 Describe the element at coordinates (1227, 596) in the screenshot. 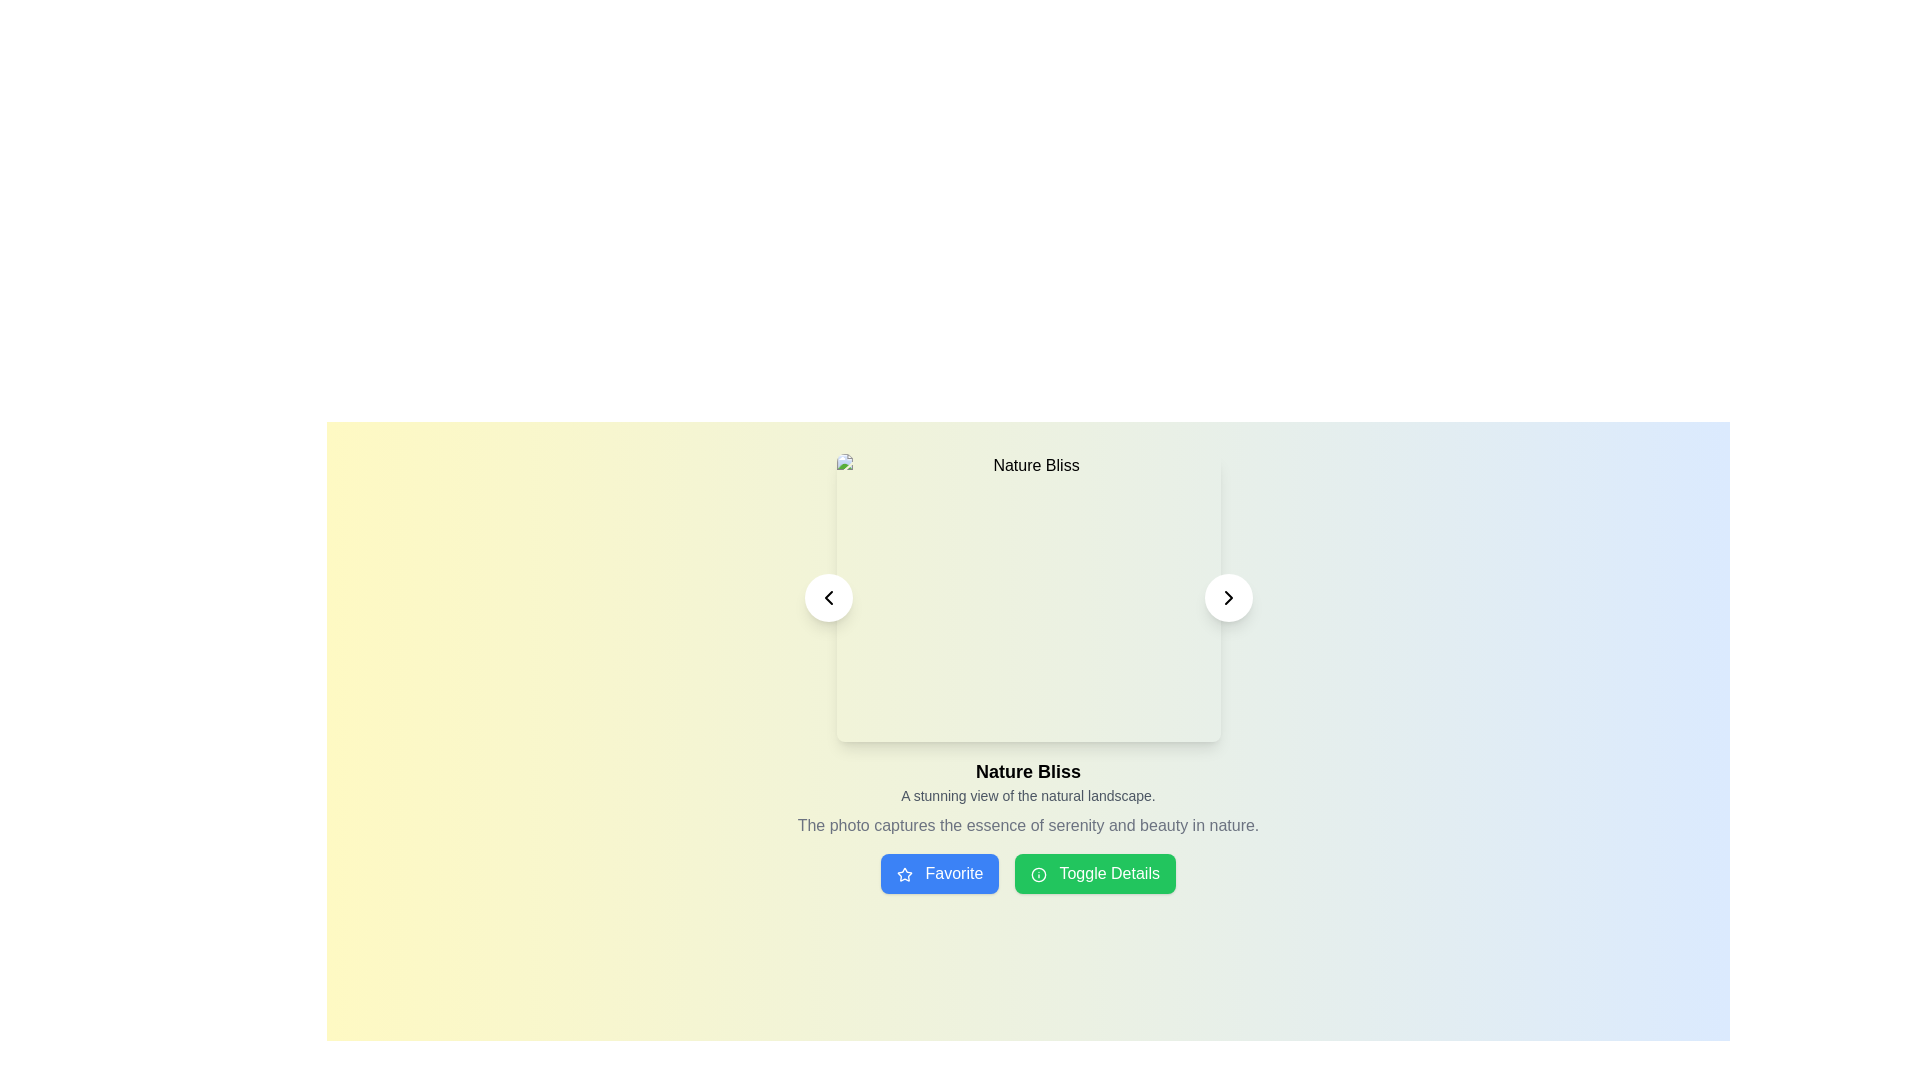

I see `the small circular button with a white background and a black rightward chevron arrow icon` at that location.